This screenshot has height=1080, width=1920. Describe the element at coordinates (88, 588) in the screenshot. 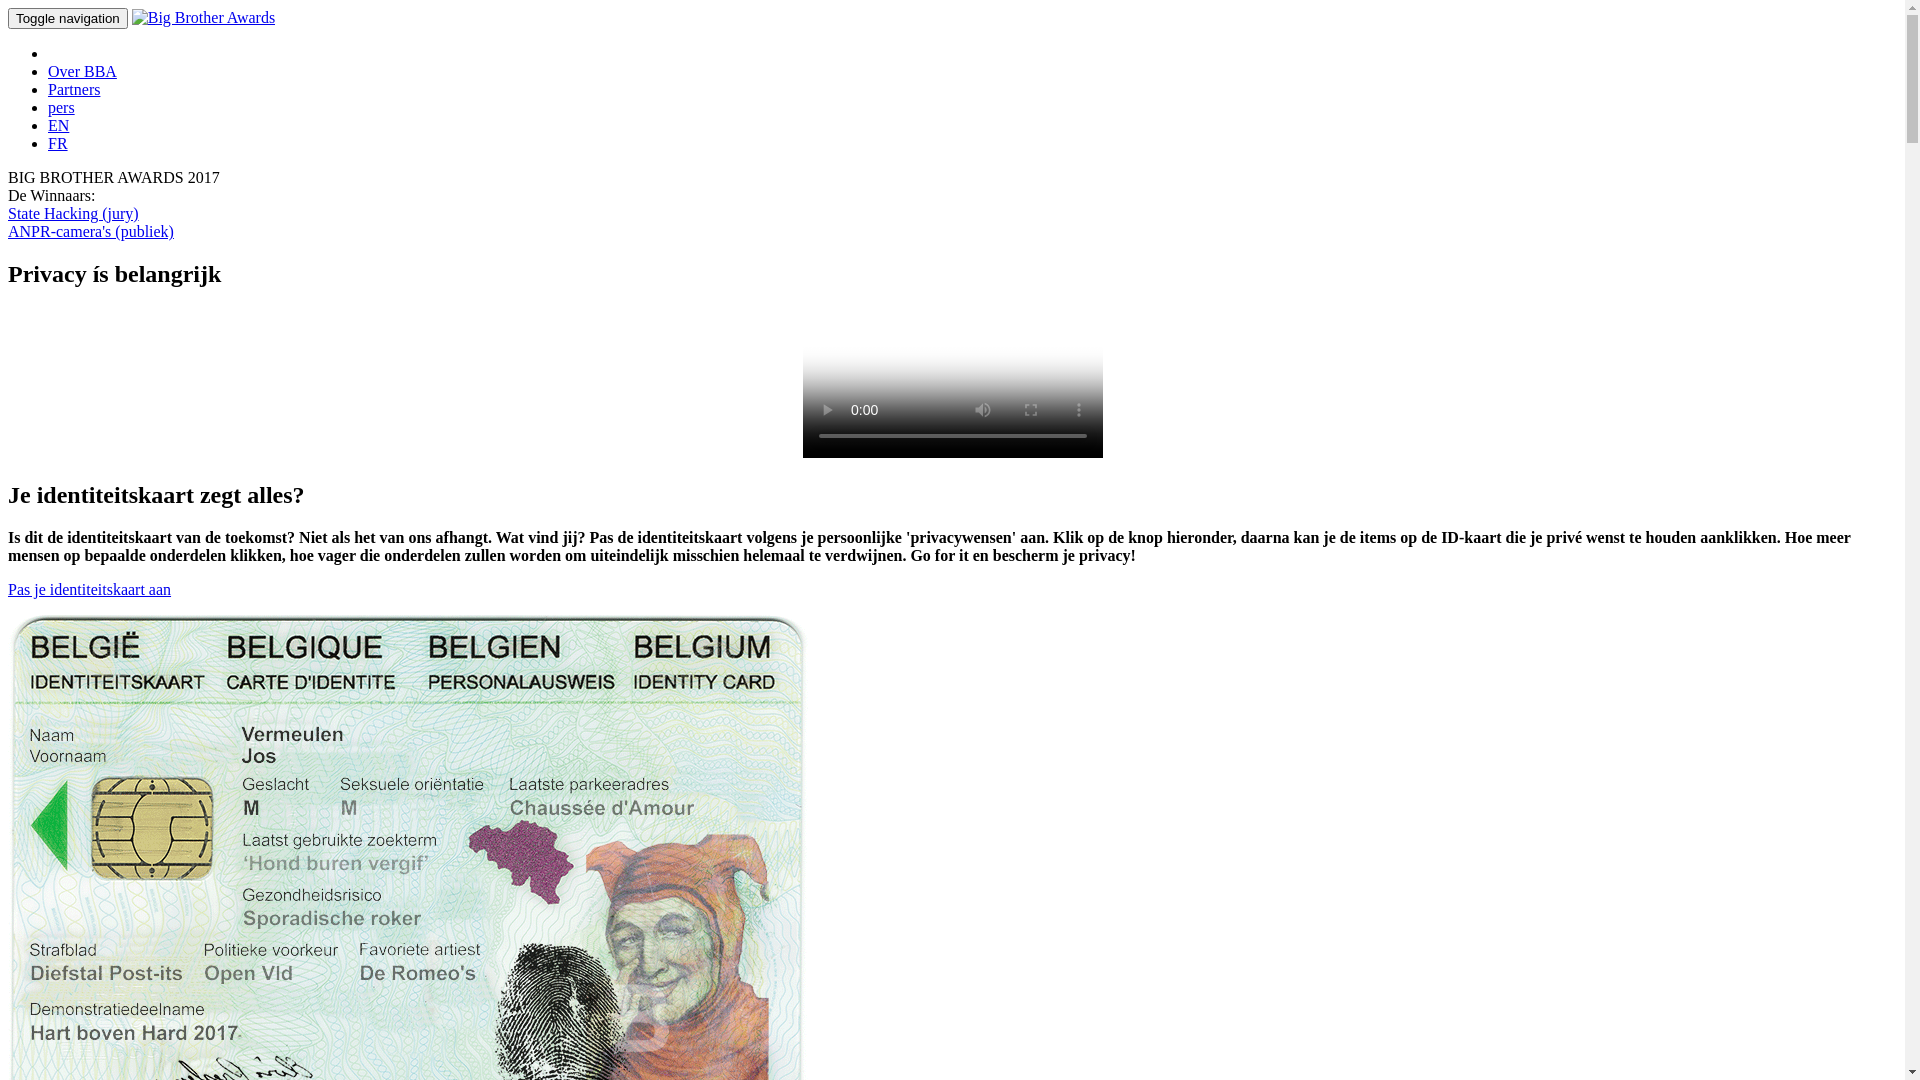

I see `'Pas je identiteitskaart aan'` at that location.